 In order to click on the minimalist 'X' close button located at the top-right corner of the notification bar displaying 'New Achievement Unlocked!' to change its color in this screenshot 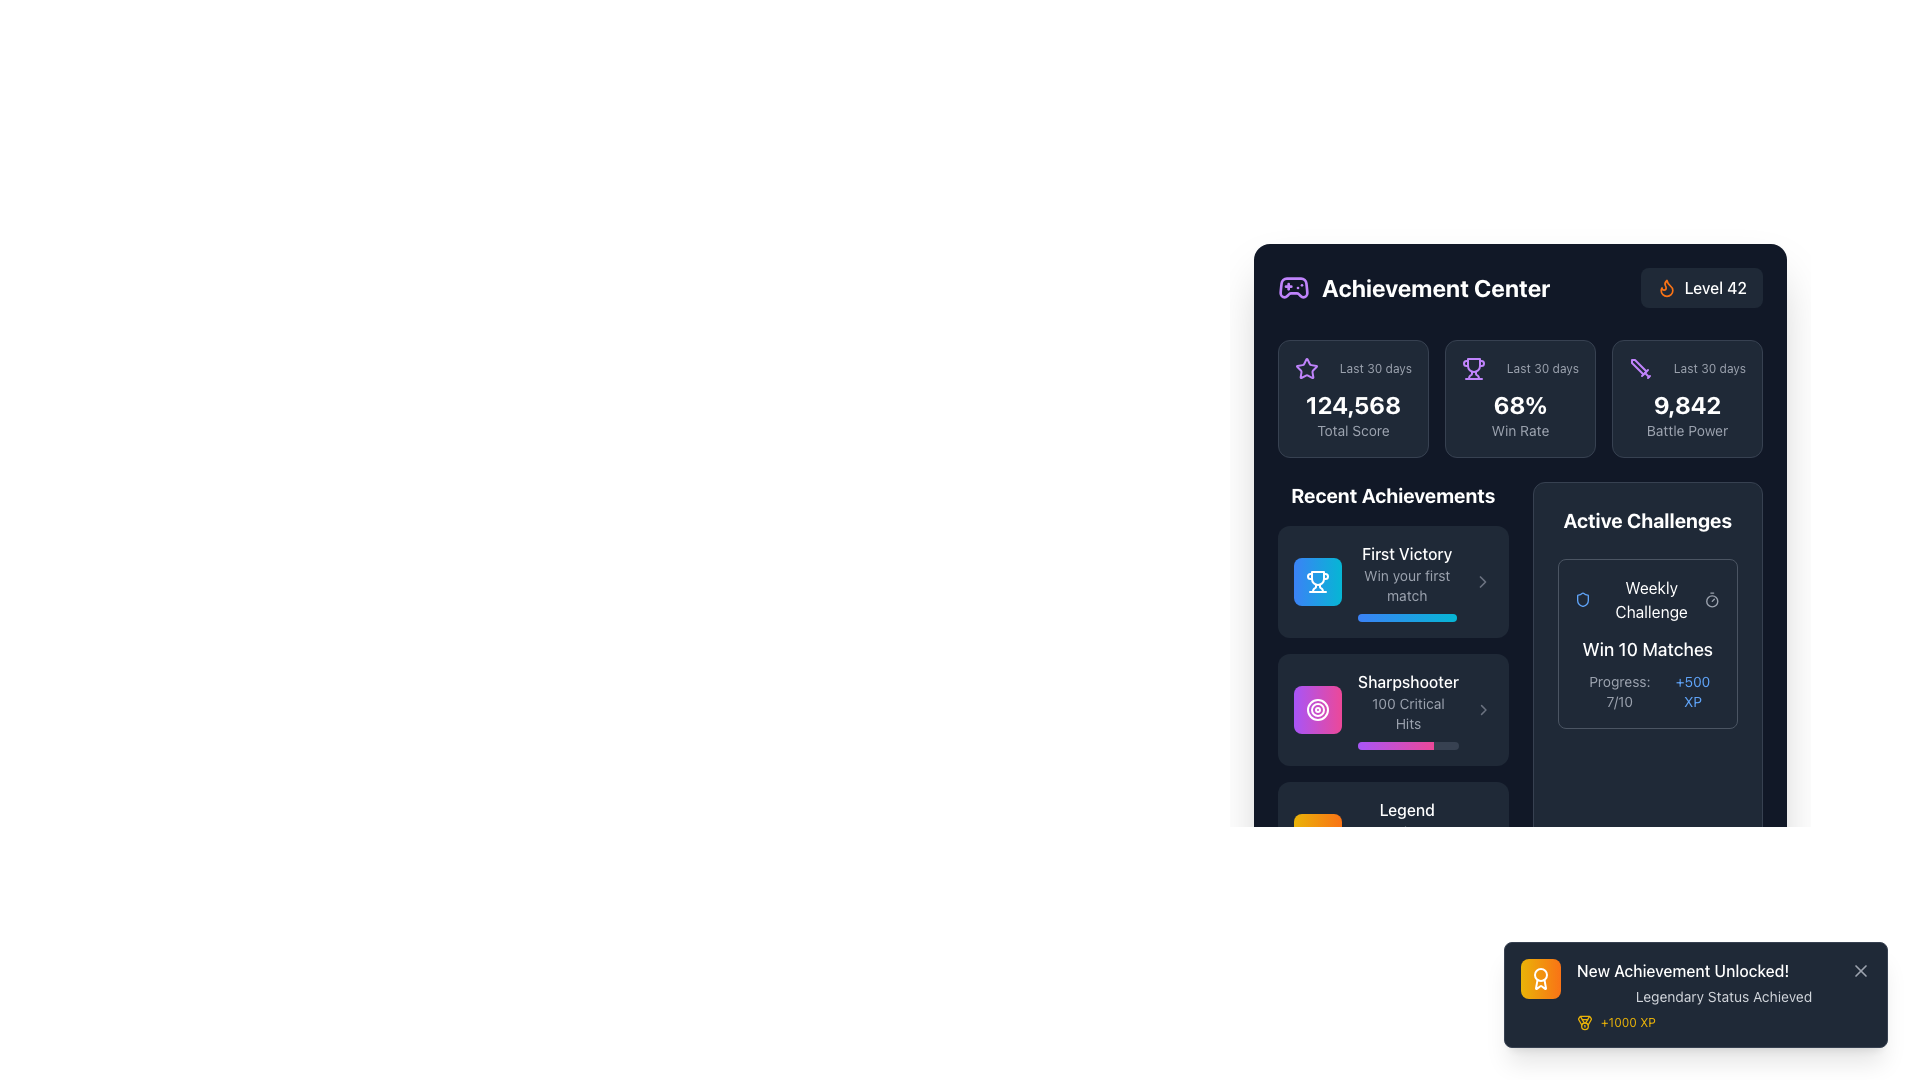, I will do `click(1860, 970)`.